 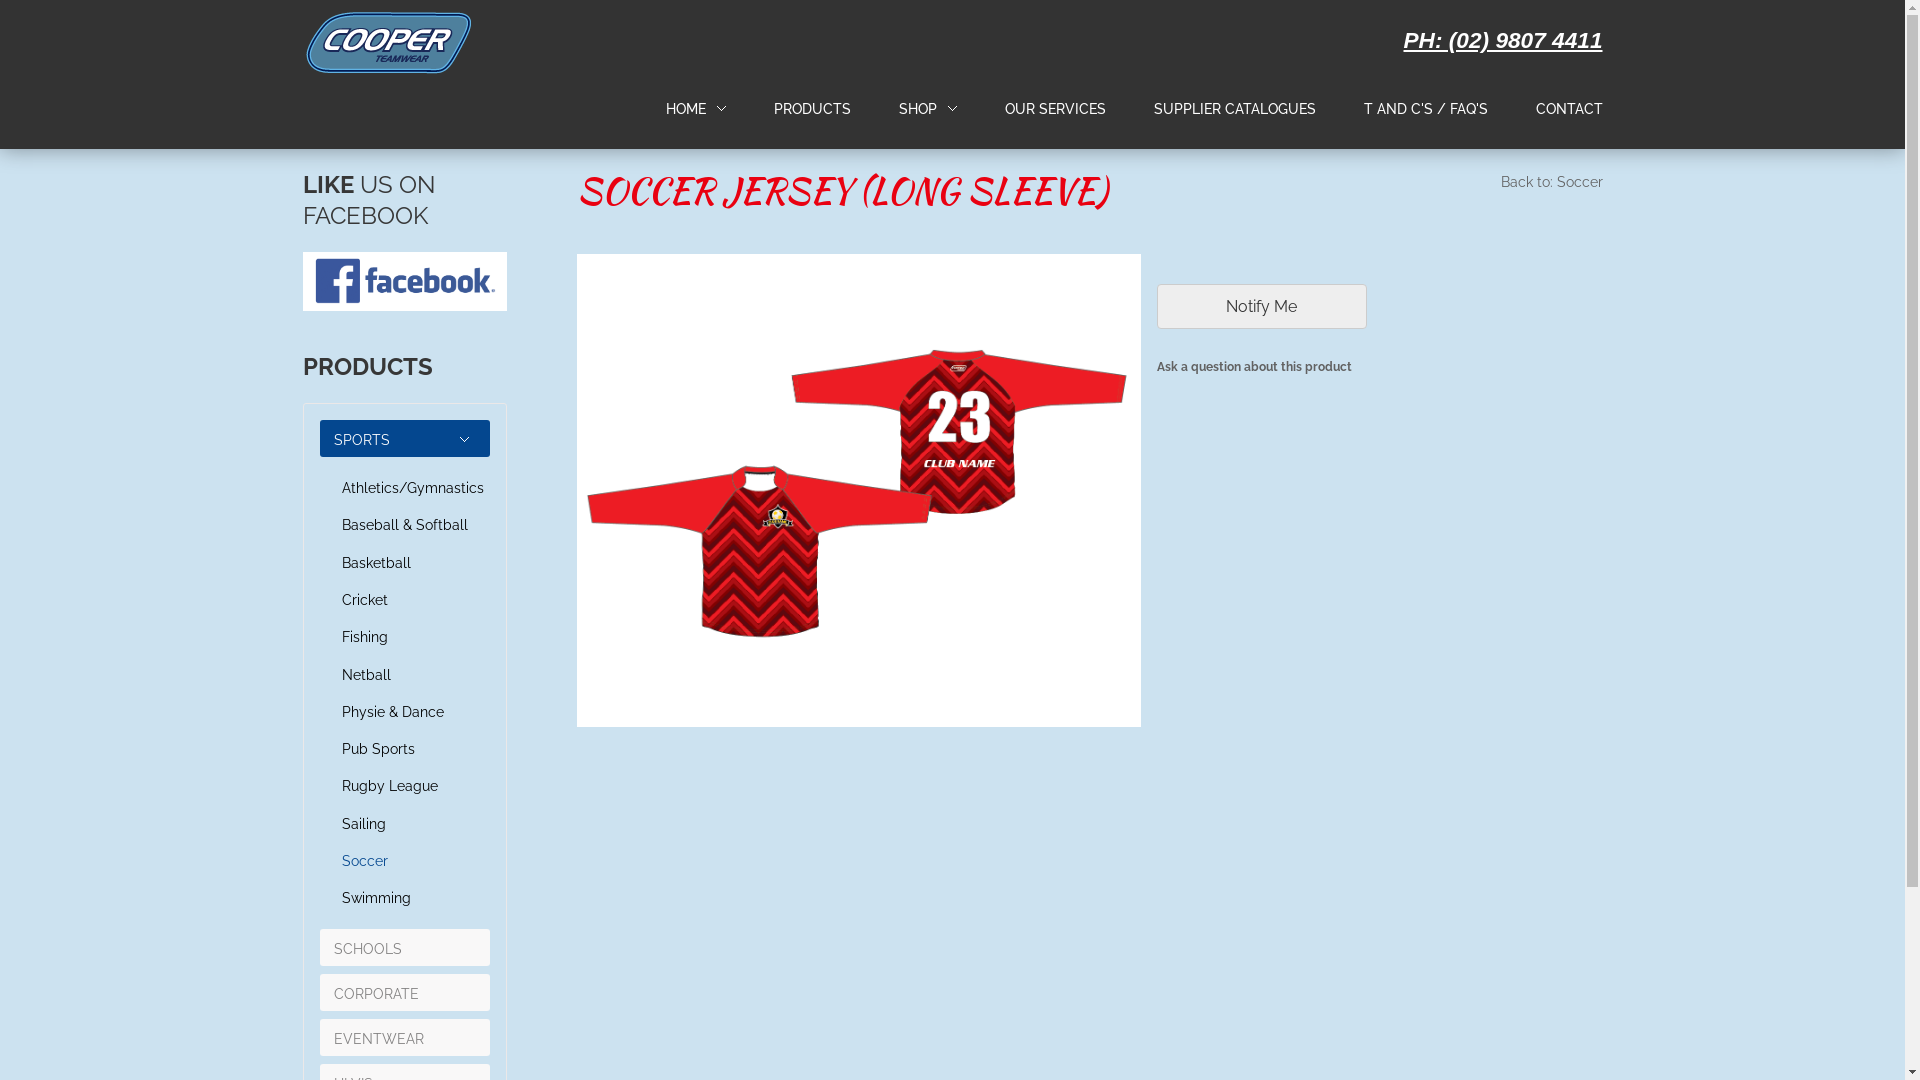 What do you see at coordinates (812, 110) in the screenshot?
I see `'PRODUCTS'` at bounding box center [812, 110].